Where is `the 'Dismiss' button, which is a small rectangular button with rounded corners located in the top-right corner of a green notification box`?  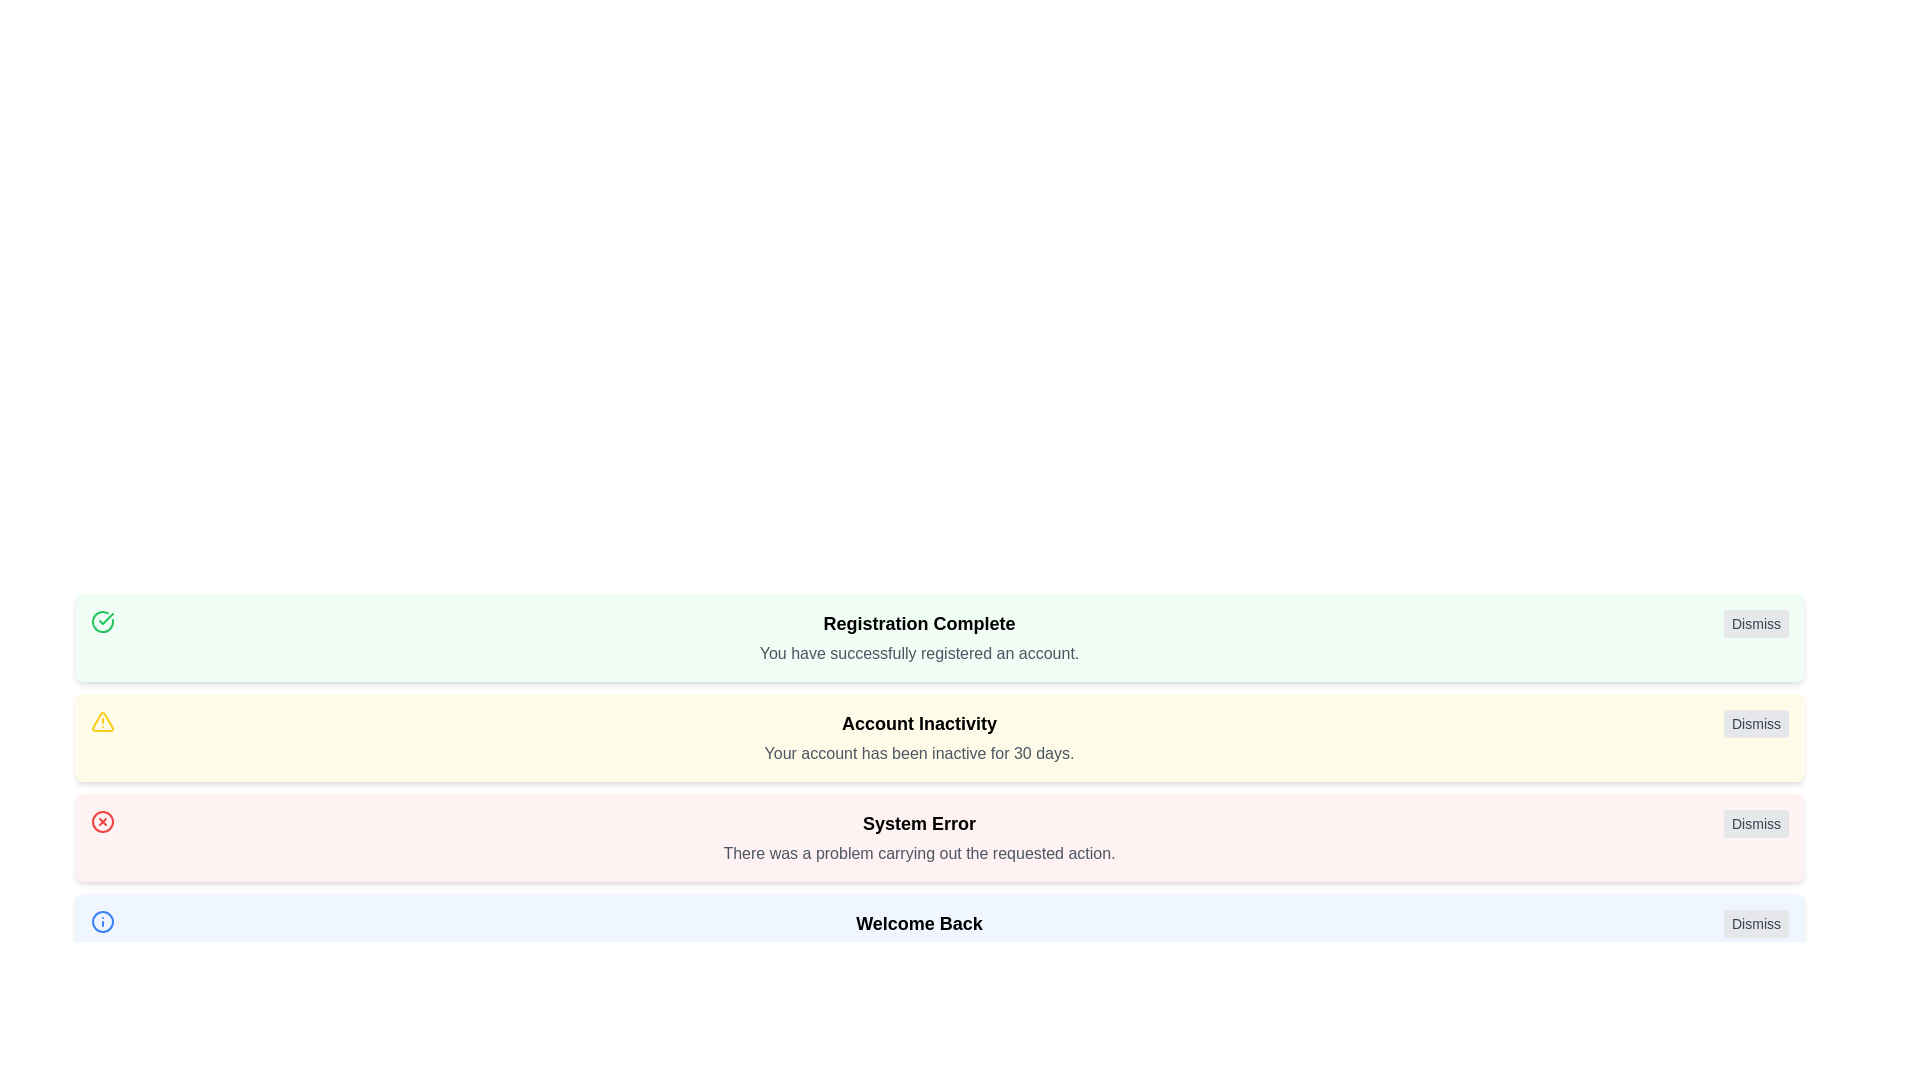
the 'Dismiss' button, which is a small rectangular button with rounded corners located in the top-right corner of a green notification box is located at coordinates (1755, 623).